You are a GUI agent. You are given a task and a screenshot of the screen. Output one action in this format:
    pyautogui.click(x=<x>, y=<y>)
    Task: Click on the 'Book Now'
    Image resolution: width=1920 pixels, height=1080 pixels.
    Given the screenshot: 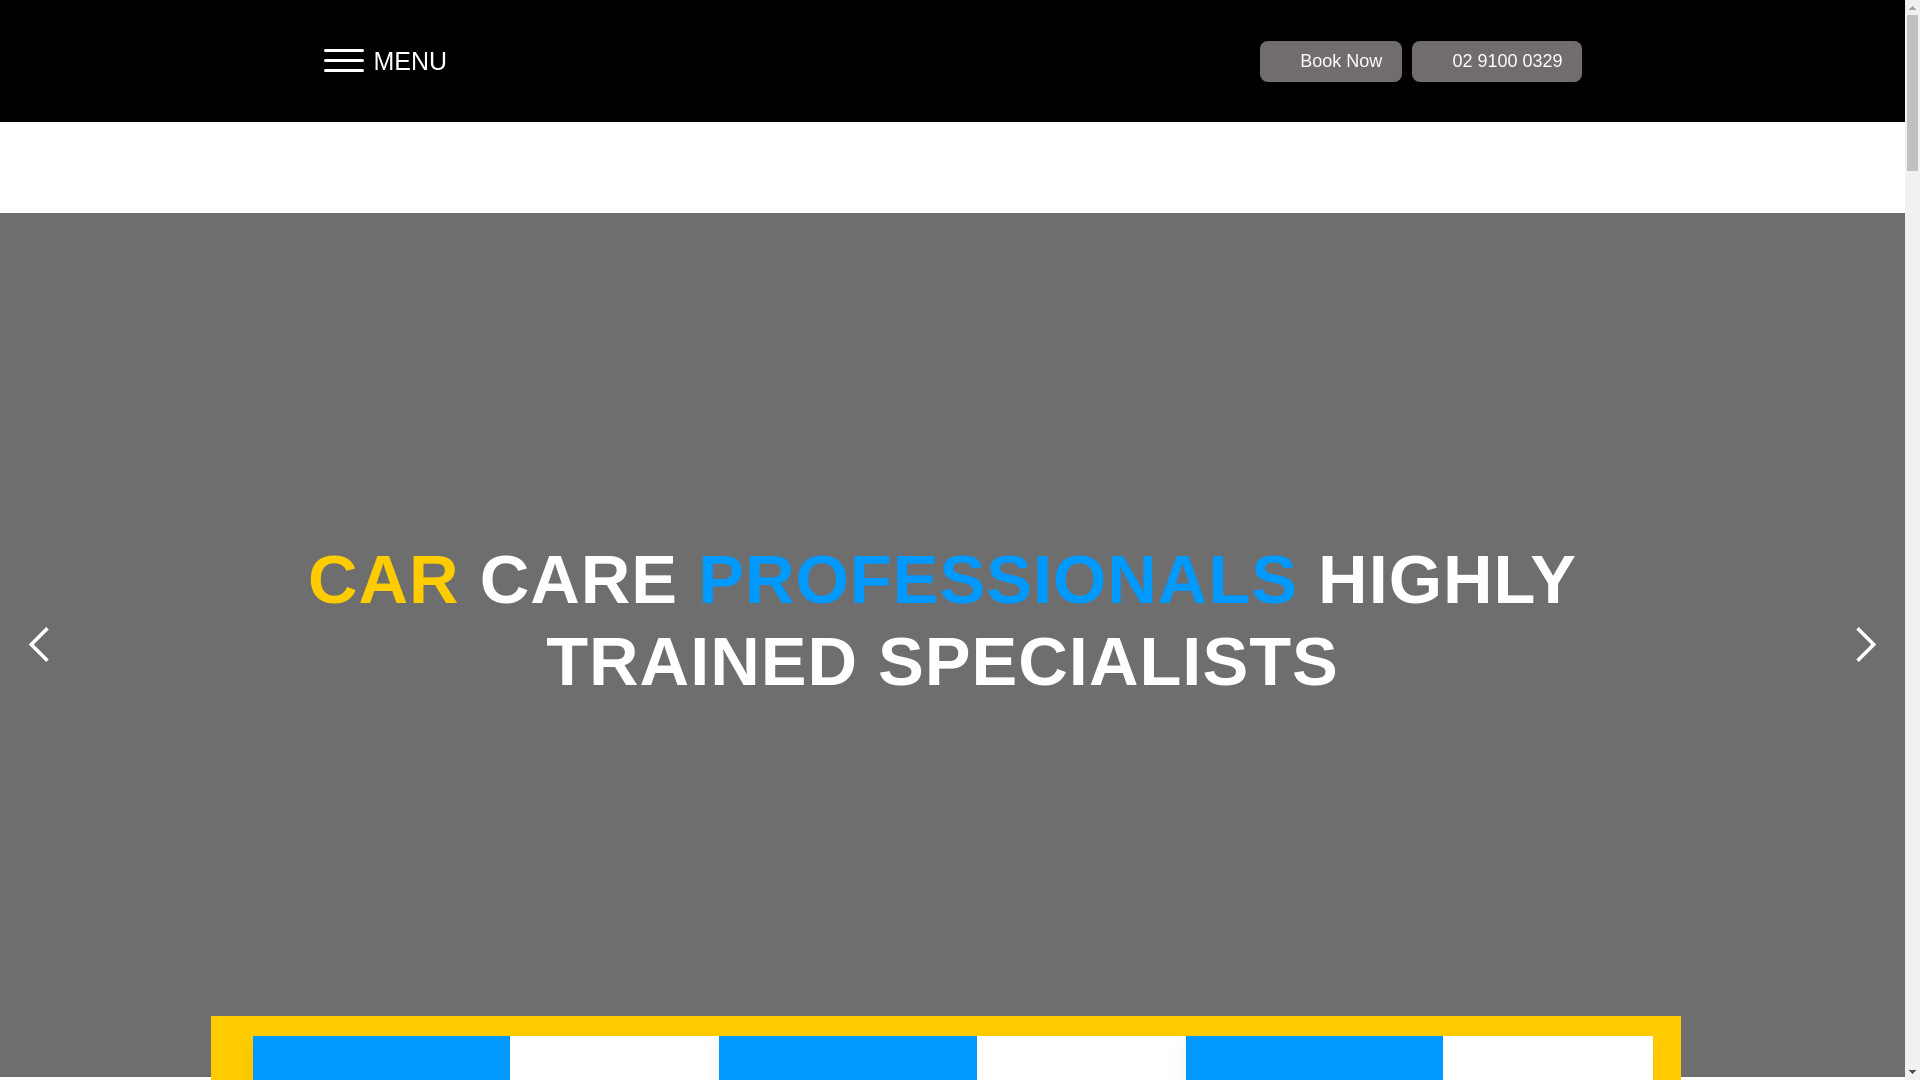 What is the action you would take?
    pyautogui.click(x=1330, y=59)
    